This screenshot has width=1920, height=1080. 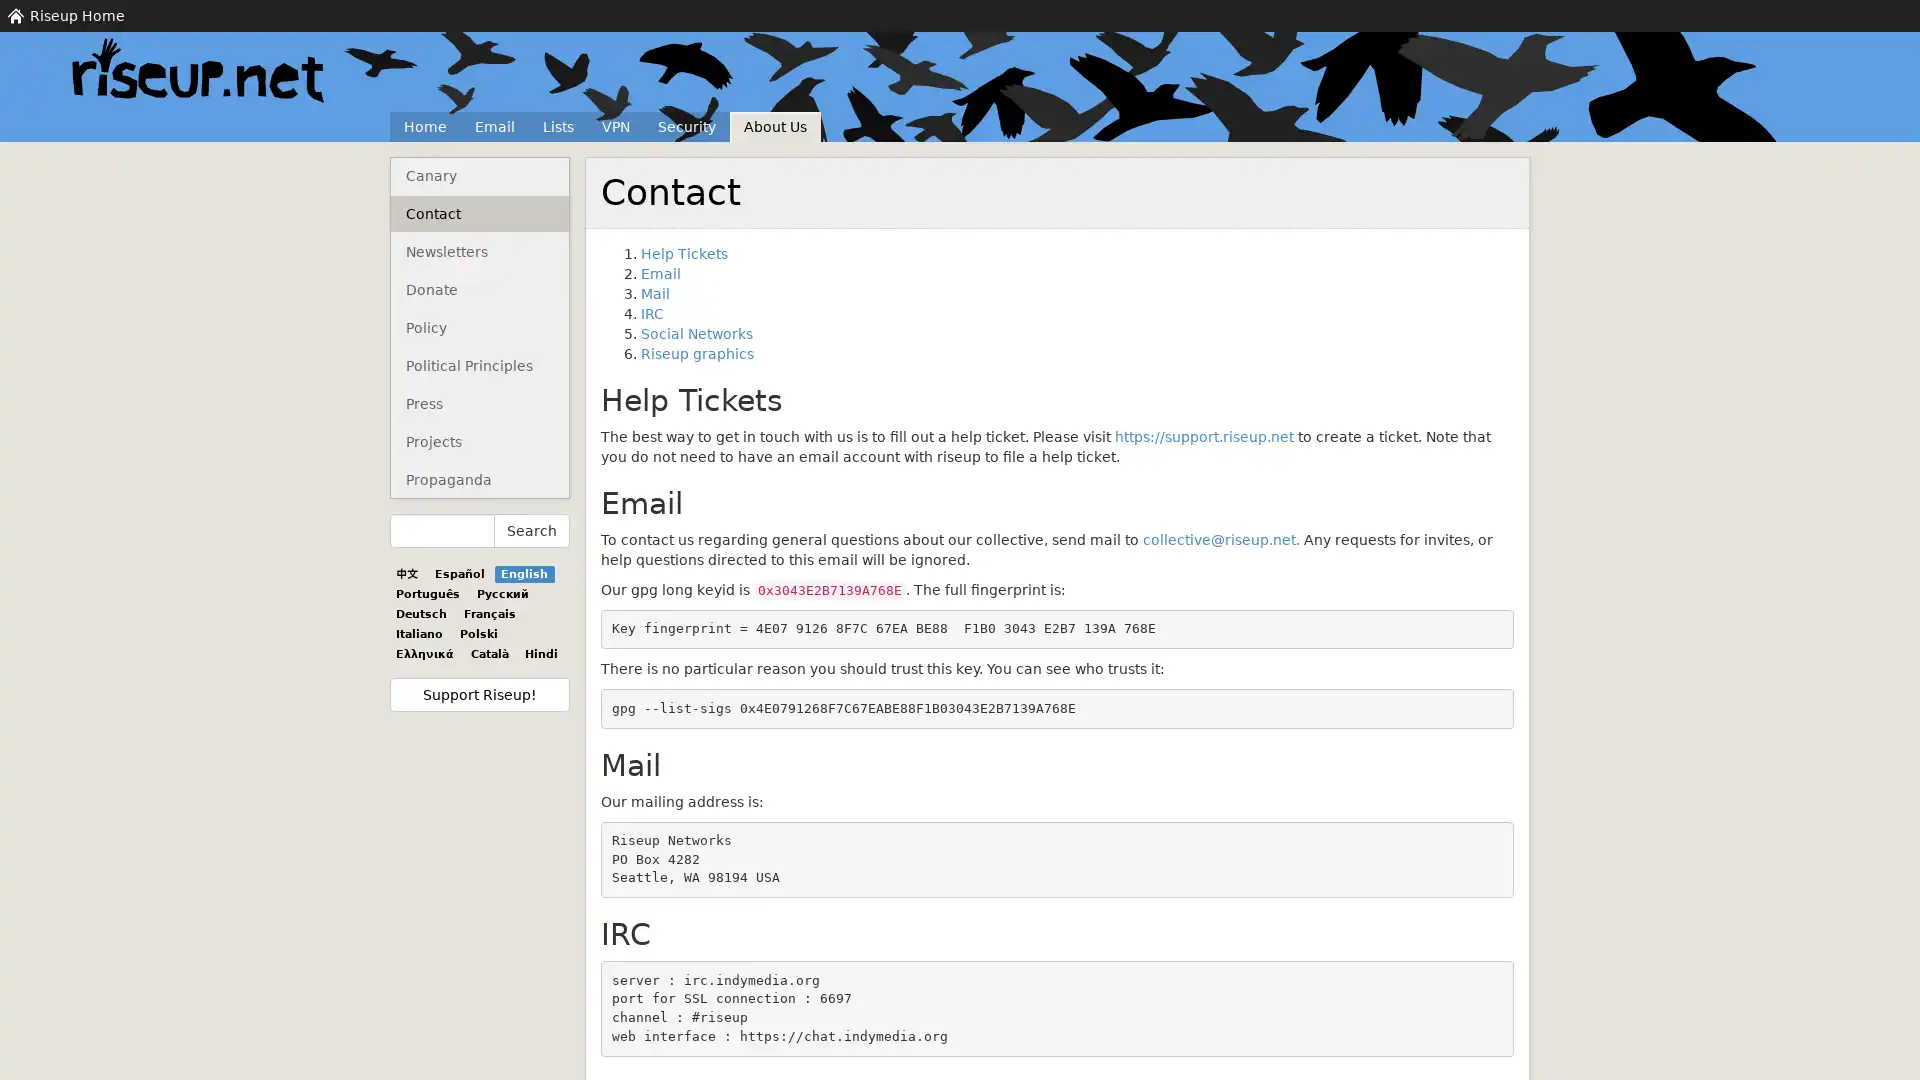 What do you see at coordinates (532, 530) in the screenshot?
I see `Search` at bounding box center [532, 530].